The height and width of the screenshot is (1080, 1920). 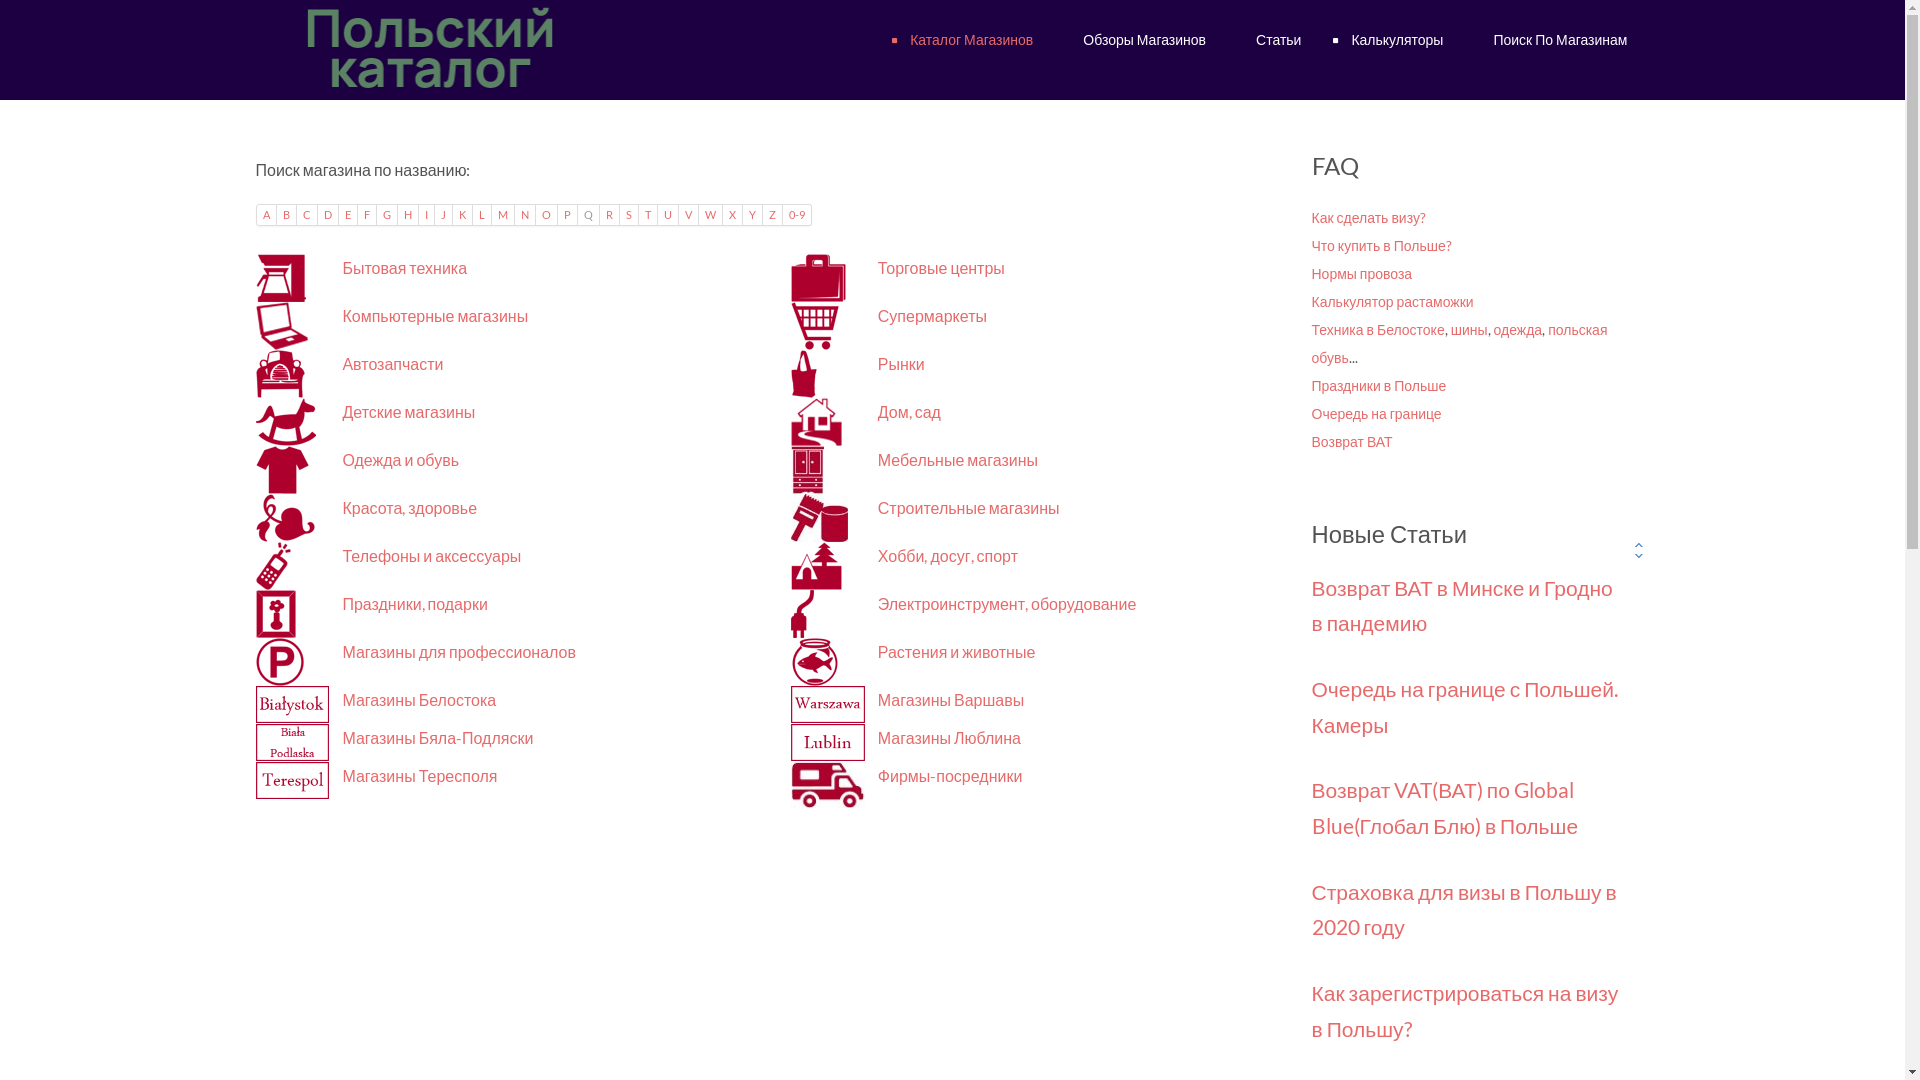 I want to click on 'N', so click(x=524, y=215).